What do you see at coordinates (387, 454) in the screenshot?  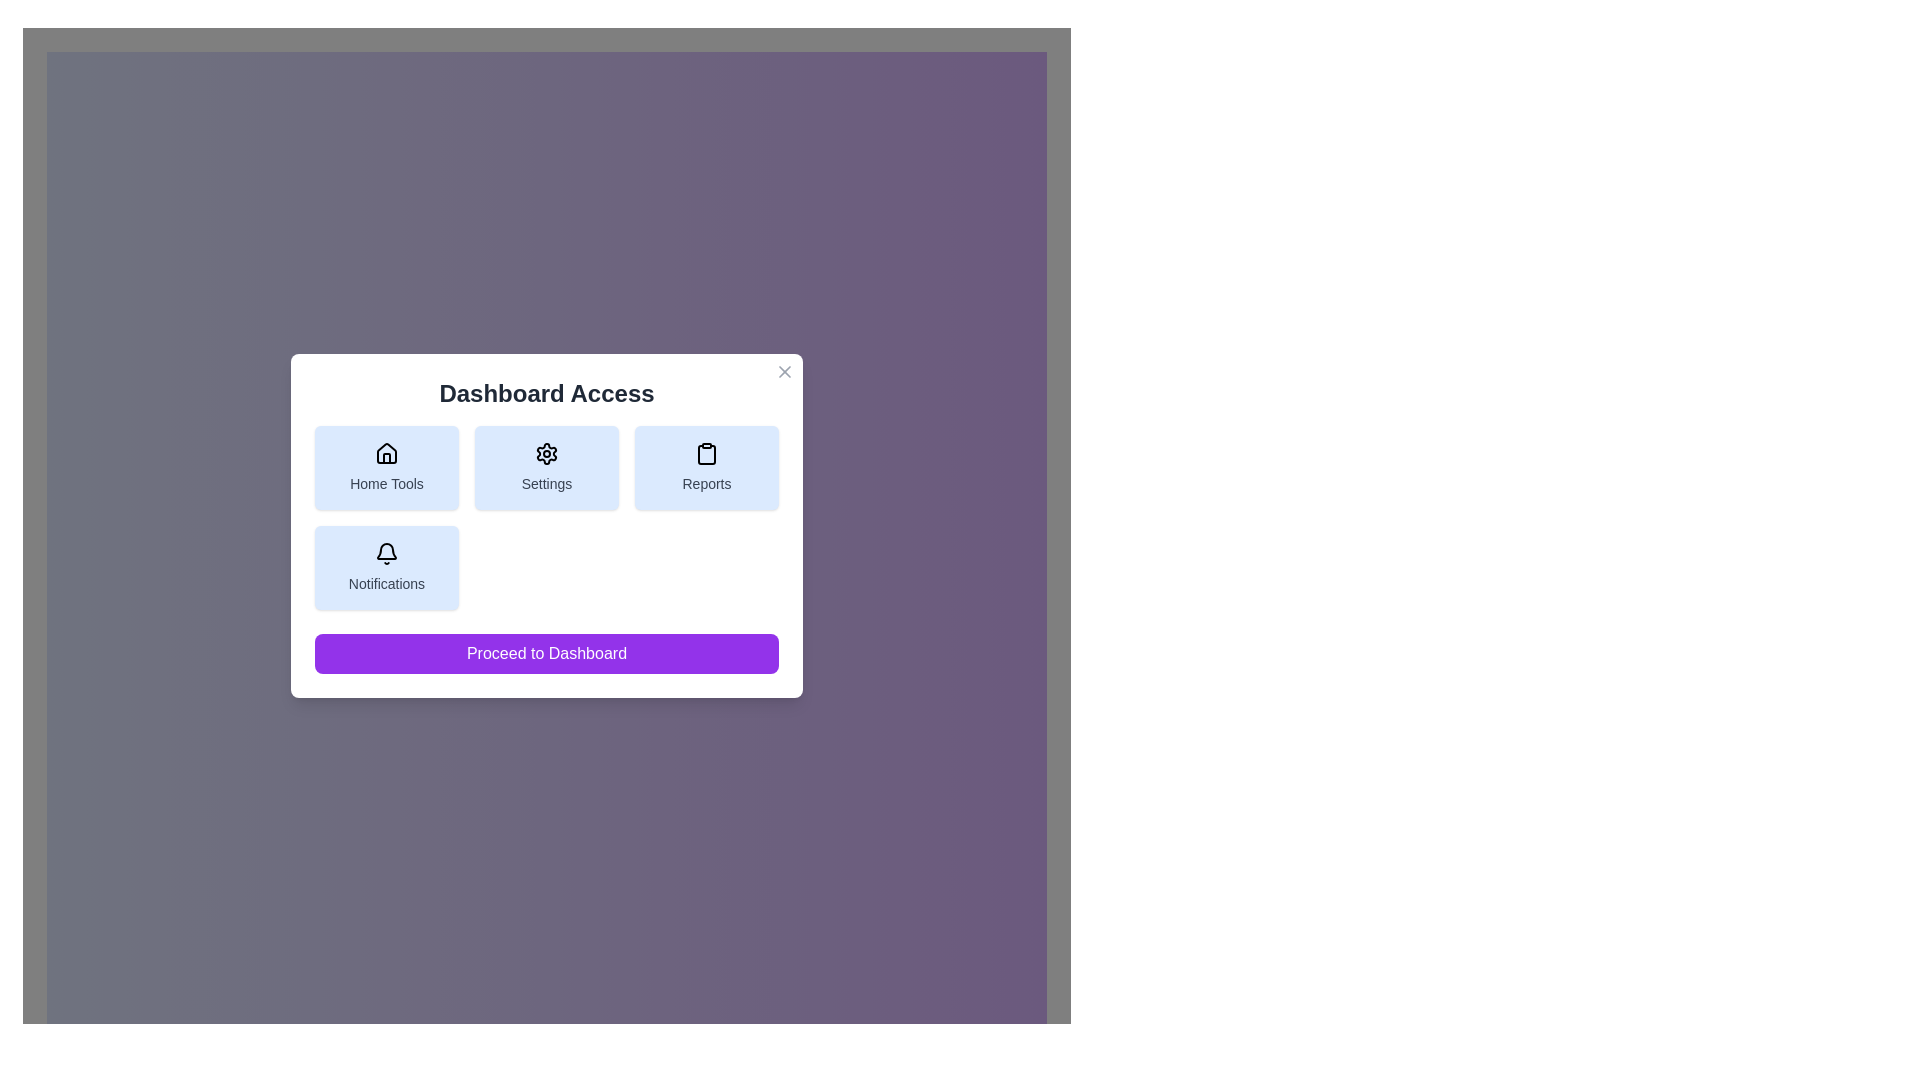 I see `the small house-shaped icon with a thin stroke and hollow interior, located within the 'Home Tools' section of the Dashboard Access panel` at bounding box center [387, 454].